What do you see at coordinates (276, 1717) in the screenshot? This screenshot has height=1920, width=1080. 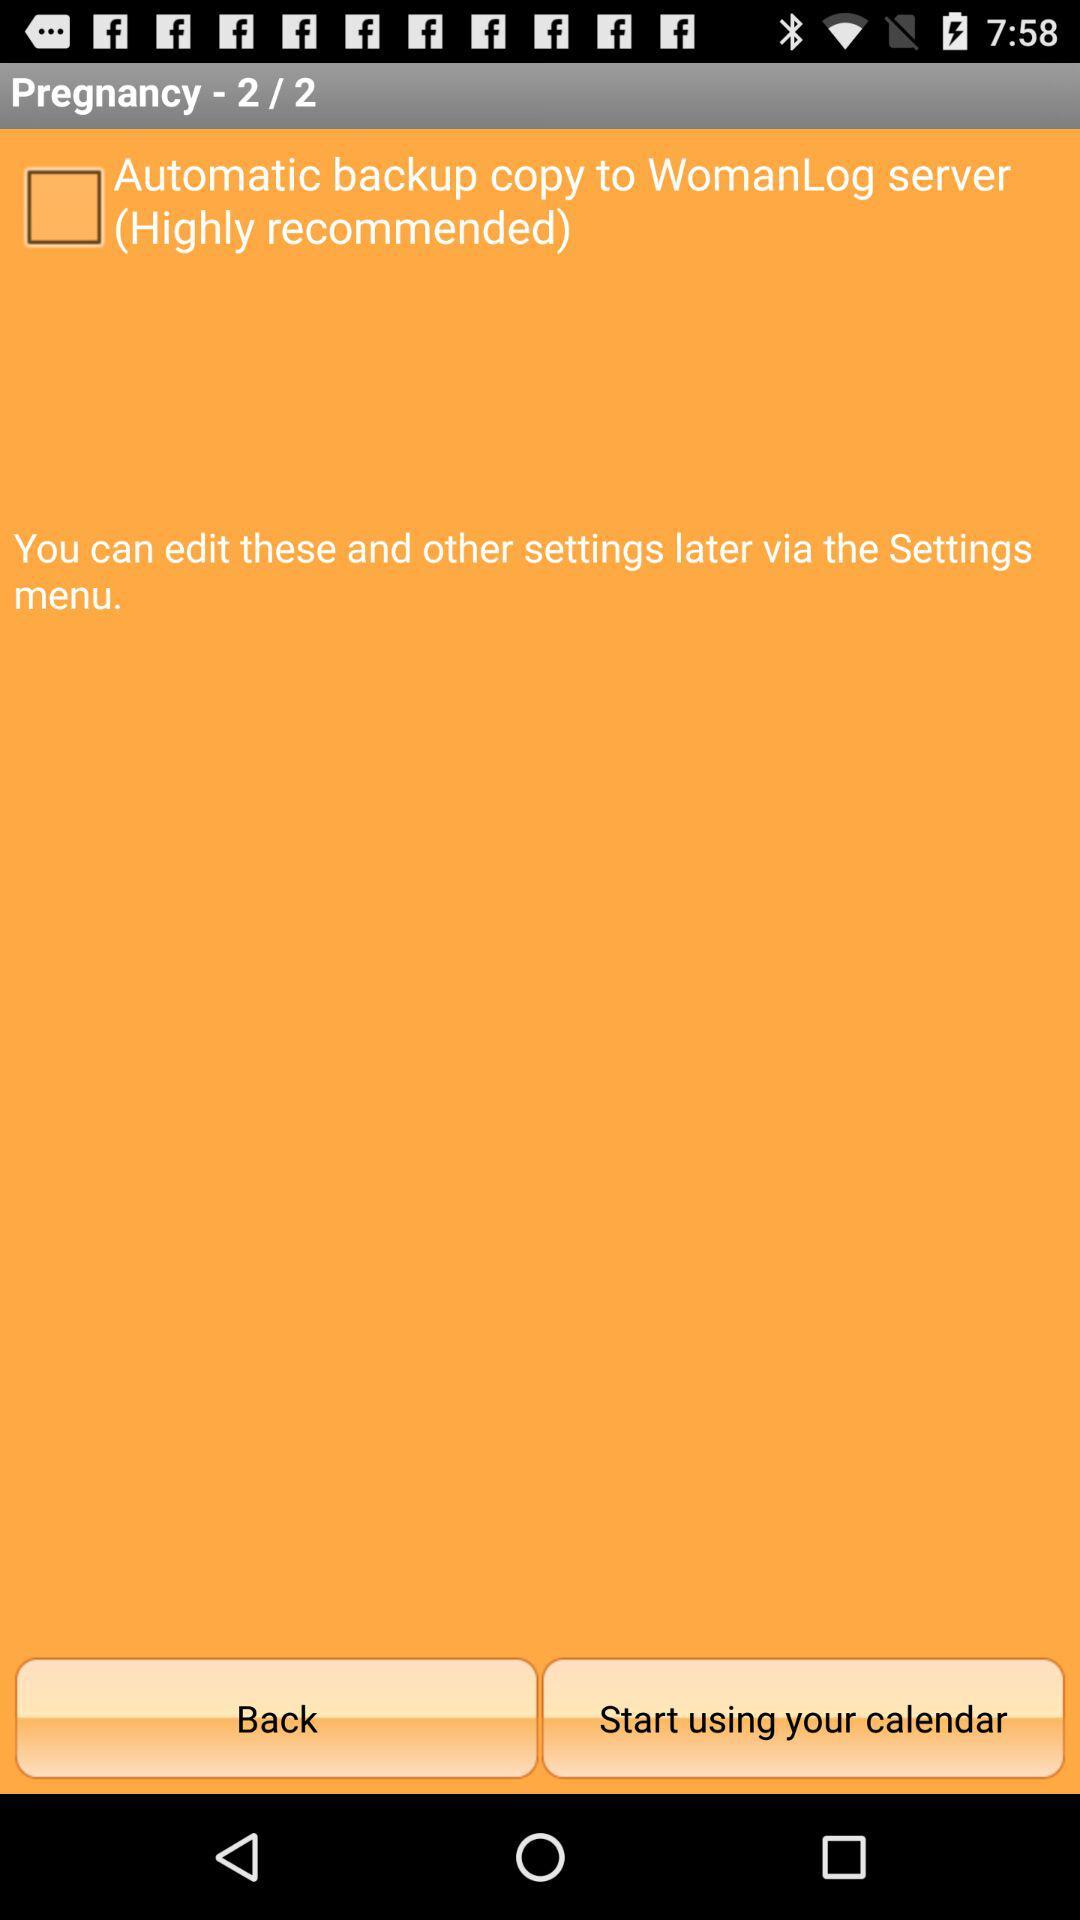 I see `back` at bounding box center [276, 1717].